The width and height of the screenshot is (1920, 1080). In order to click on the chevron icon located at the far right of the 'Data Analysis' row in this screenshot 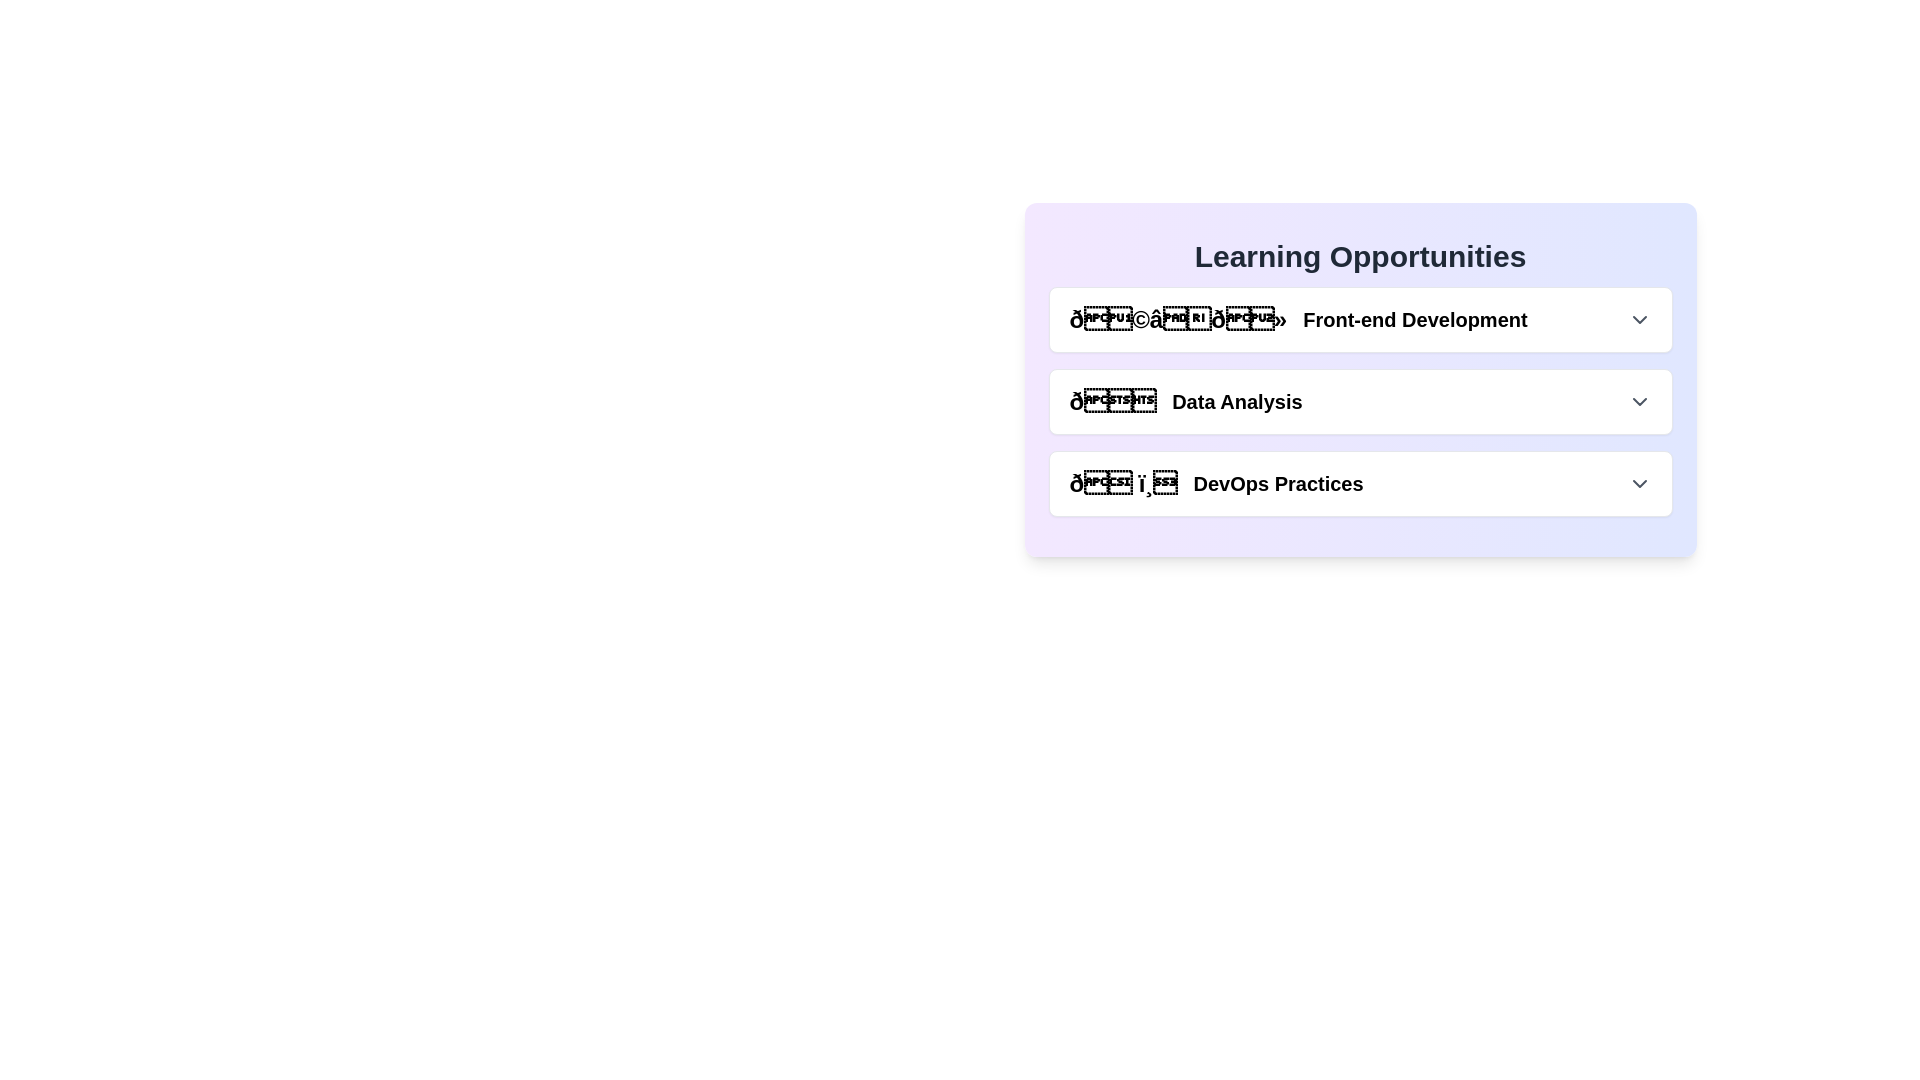, I will do `click(1639, 401)`.